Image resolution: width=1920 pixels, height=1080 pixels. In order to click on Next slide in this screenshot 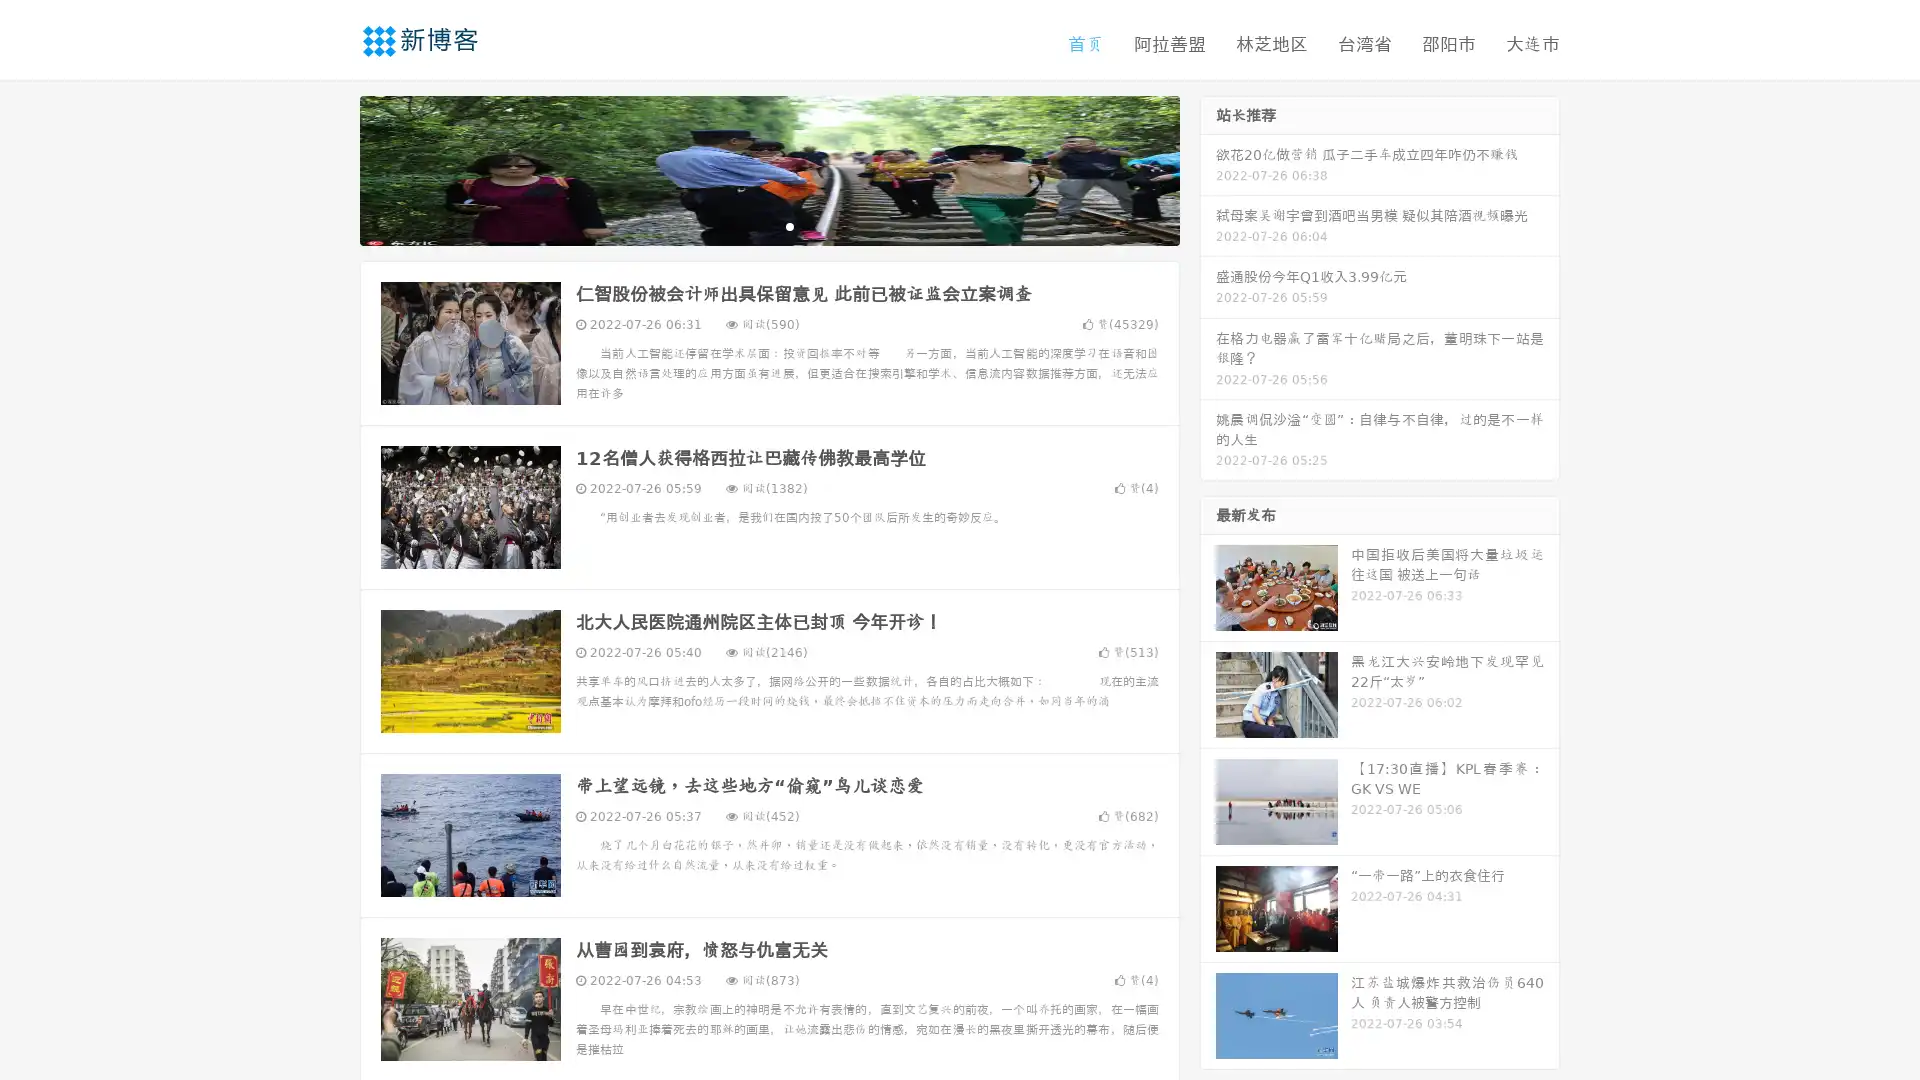, I will do `click(1208, 168)`.